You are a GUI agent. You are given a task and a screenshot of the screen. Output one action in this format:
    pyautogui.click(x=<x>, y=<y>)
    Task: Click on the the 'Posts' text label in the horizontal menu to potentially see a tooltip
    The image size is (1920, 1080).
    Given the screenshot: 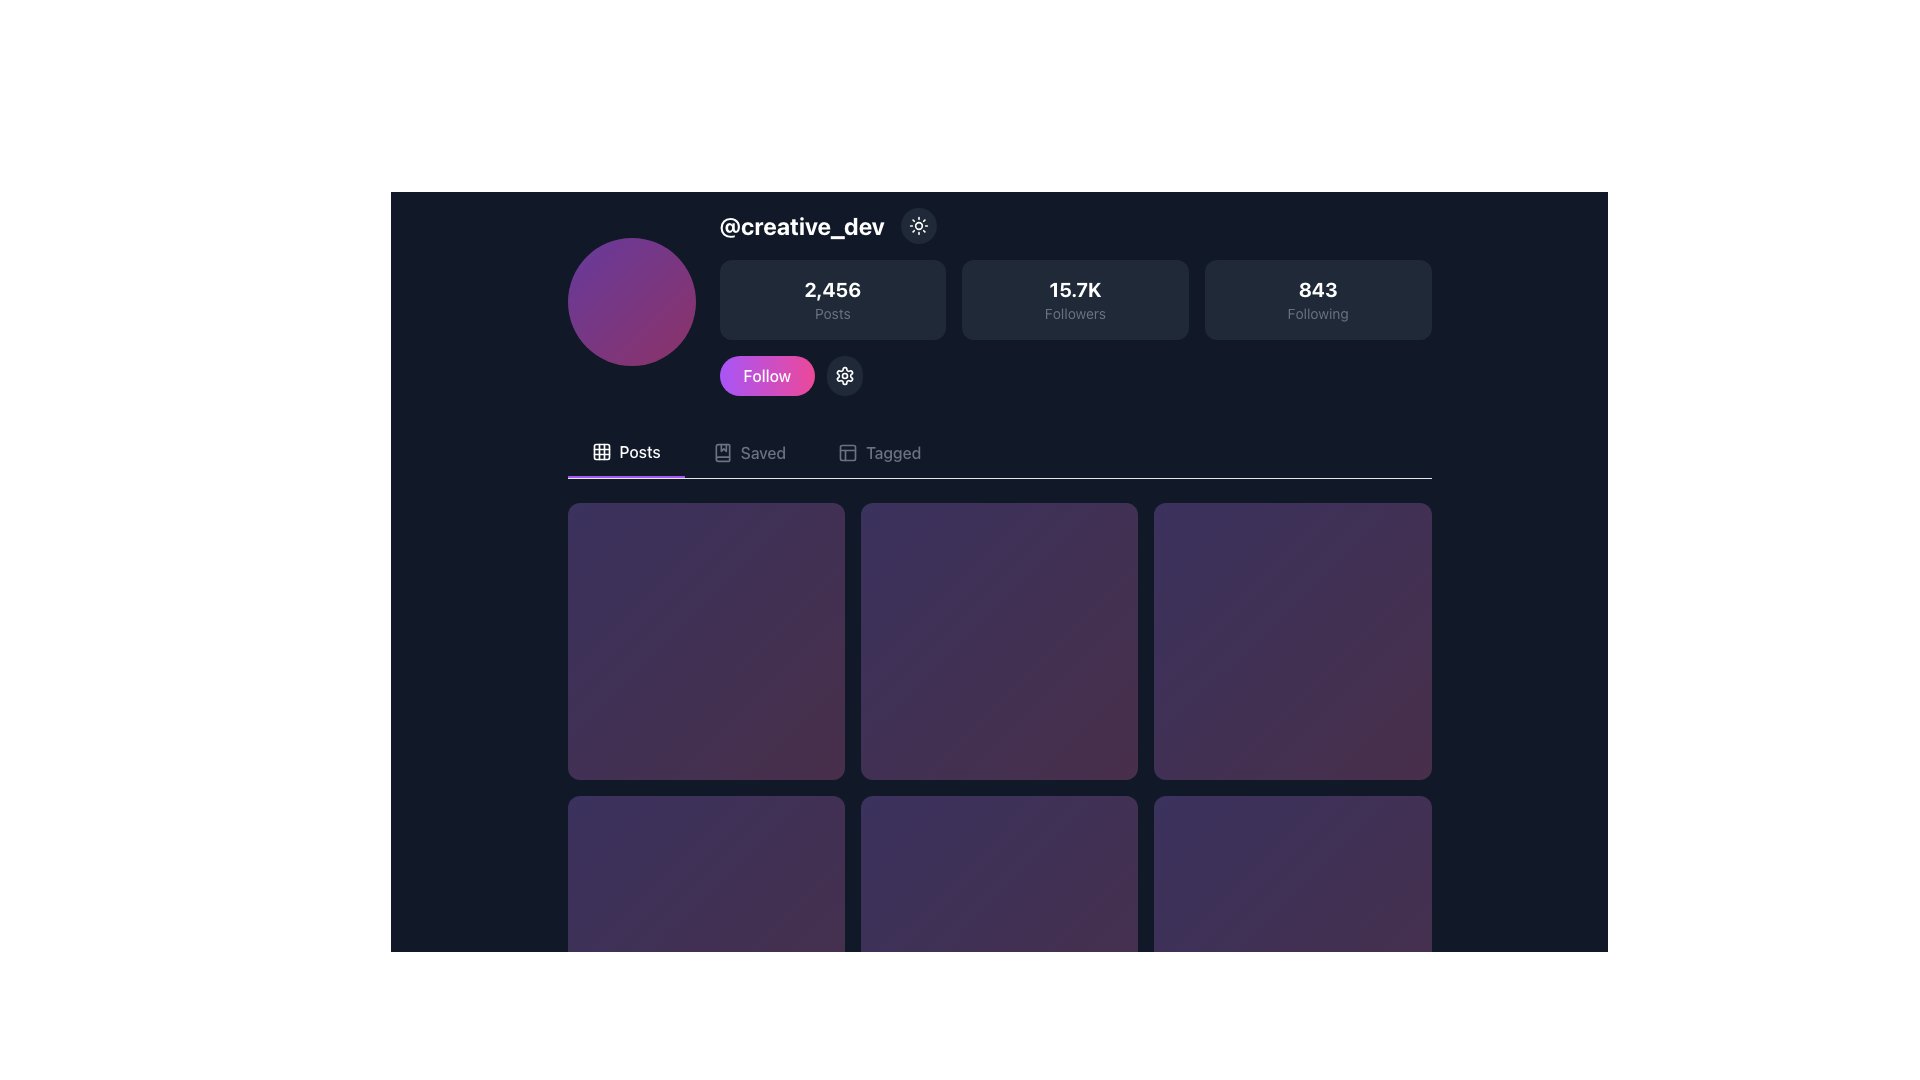 What is the action you would take?
    pyautogui.click(x=640, y=451)
    